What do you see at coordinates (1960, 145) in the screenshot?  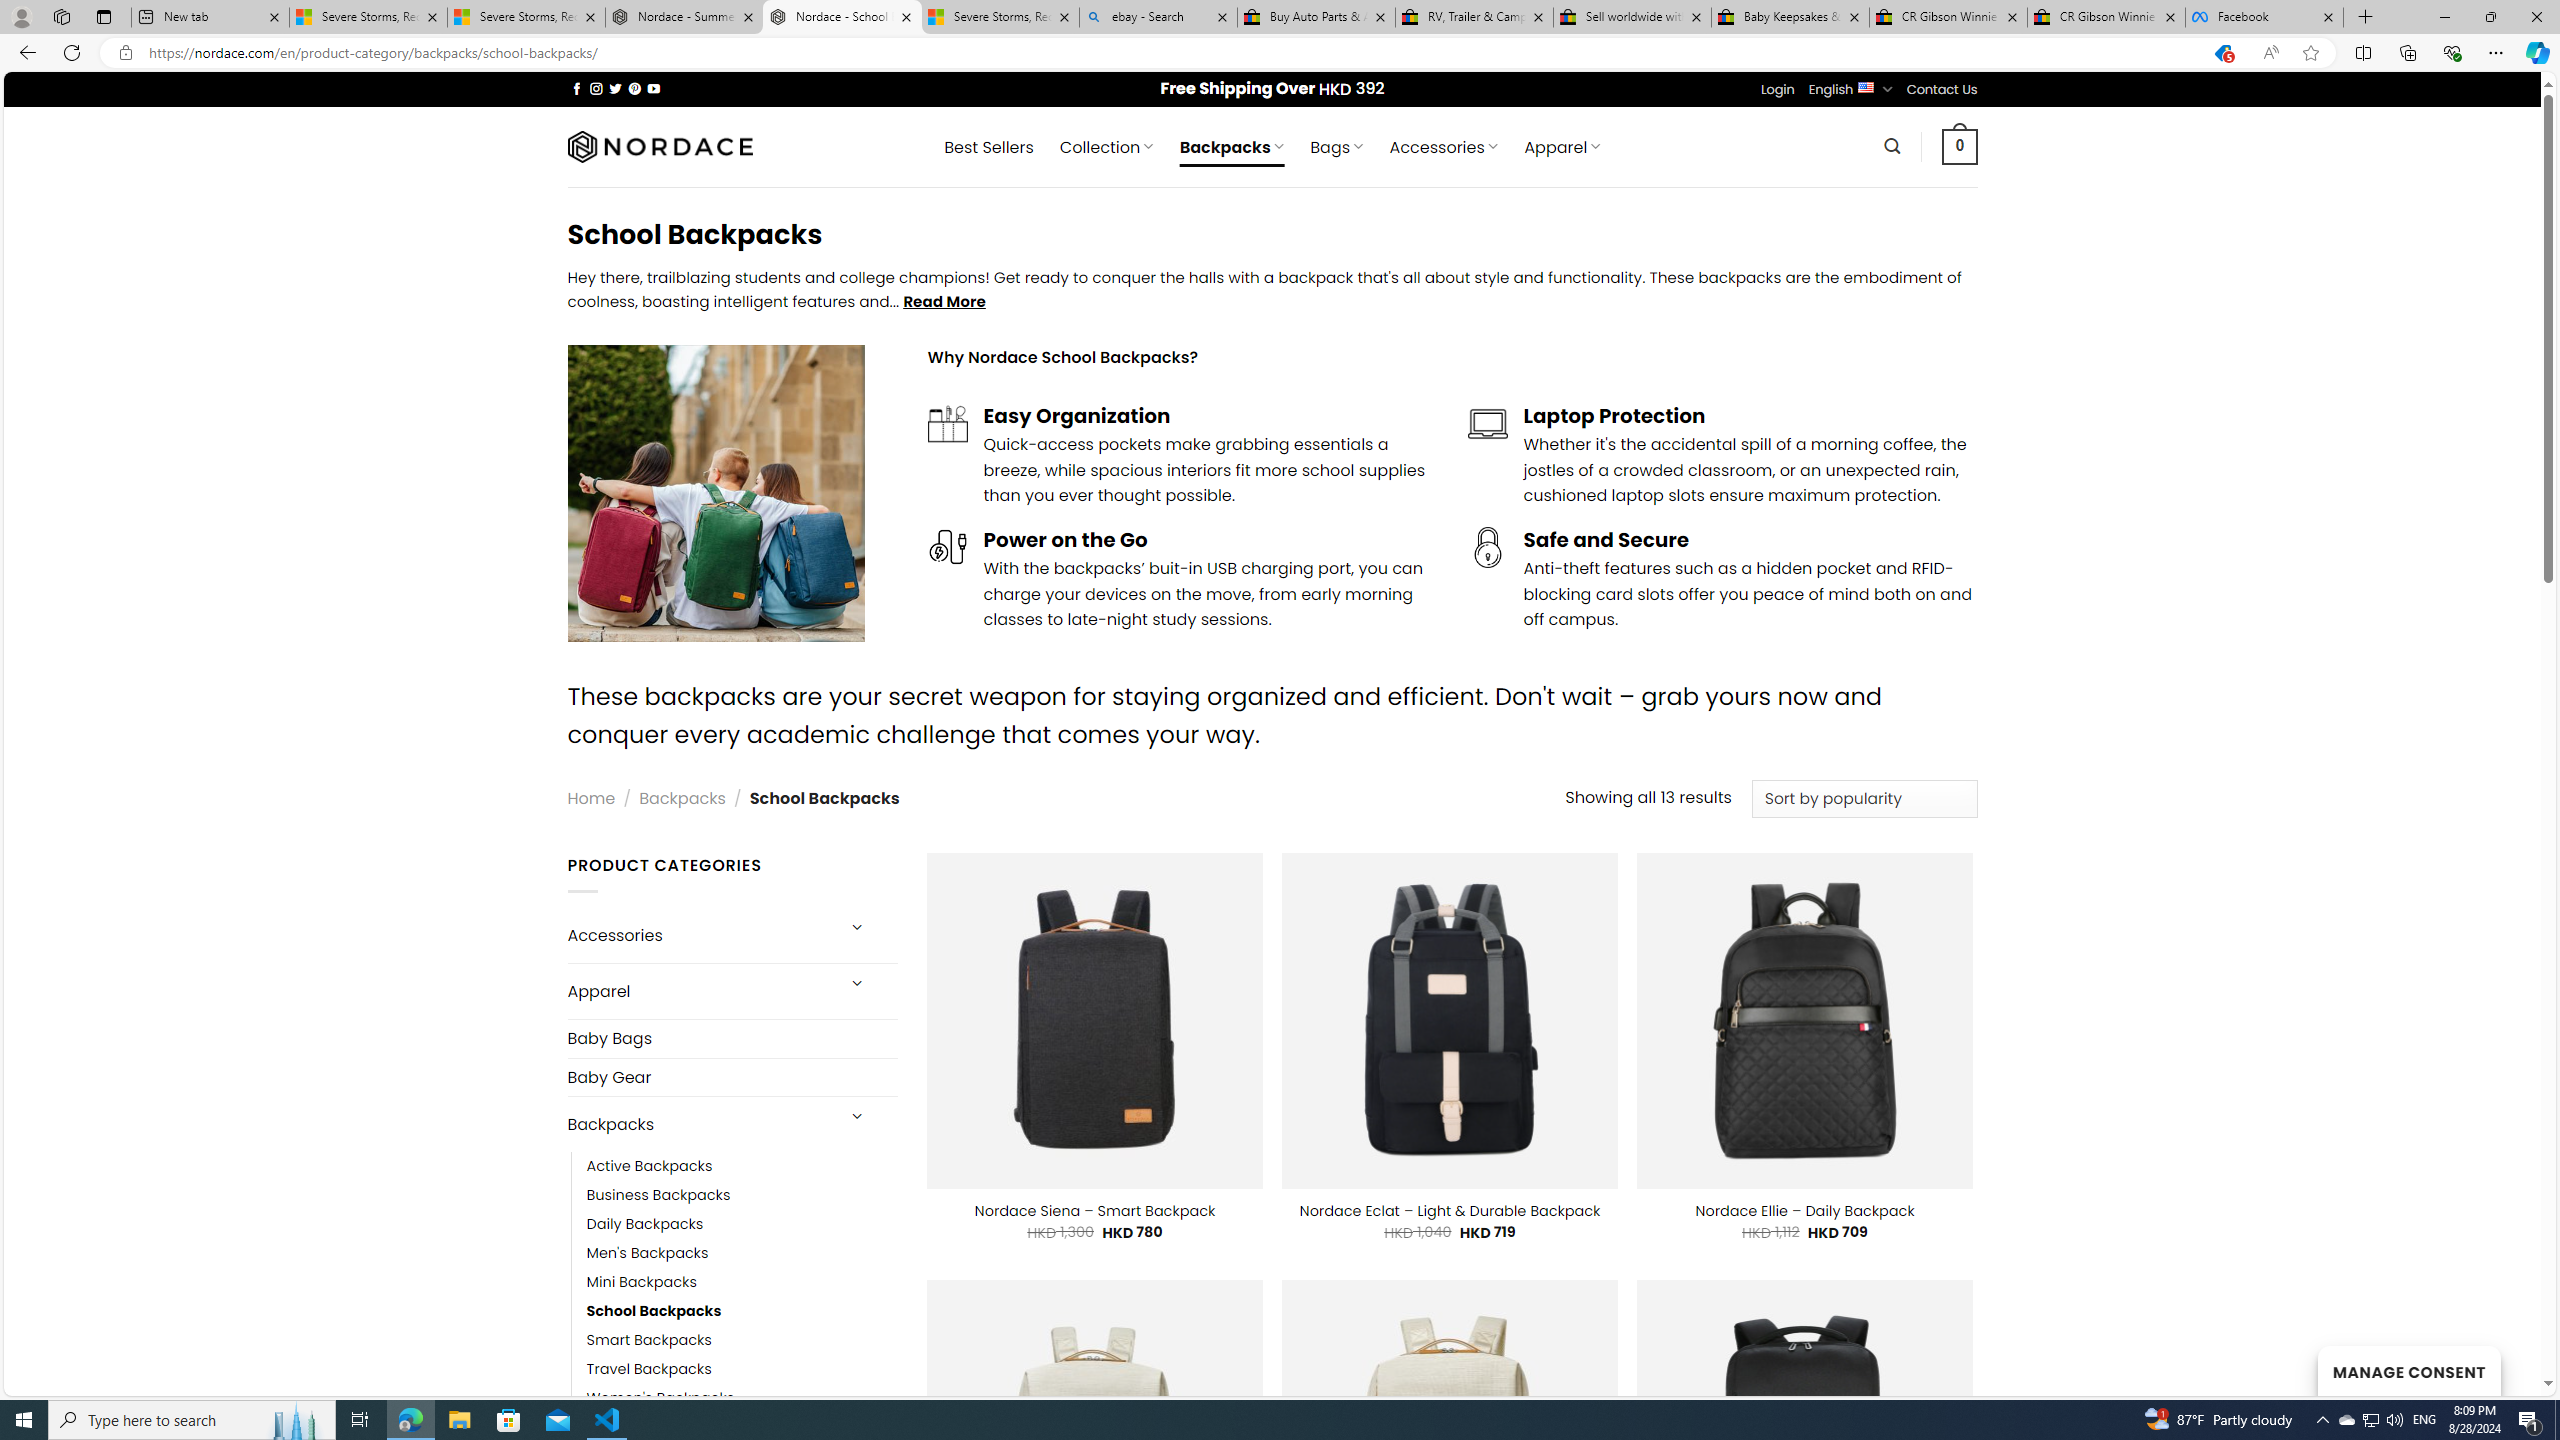 I see `' 0 '` at bounding box center [1960, 145].